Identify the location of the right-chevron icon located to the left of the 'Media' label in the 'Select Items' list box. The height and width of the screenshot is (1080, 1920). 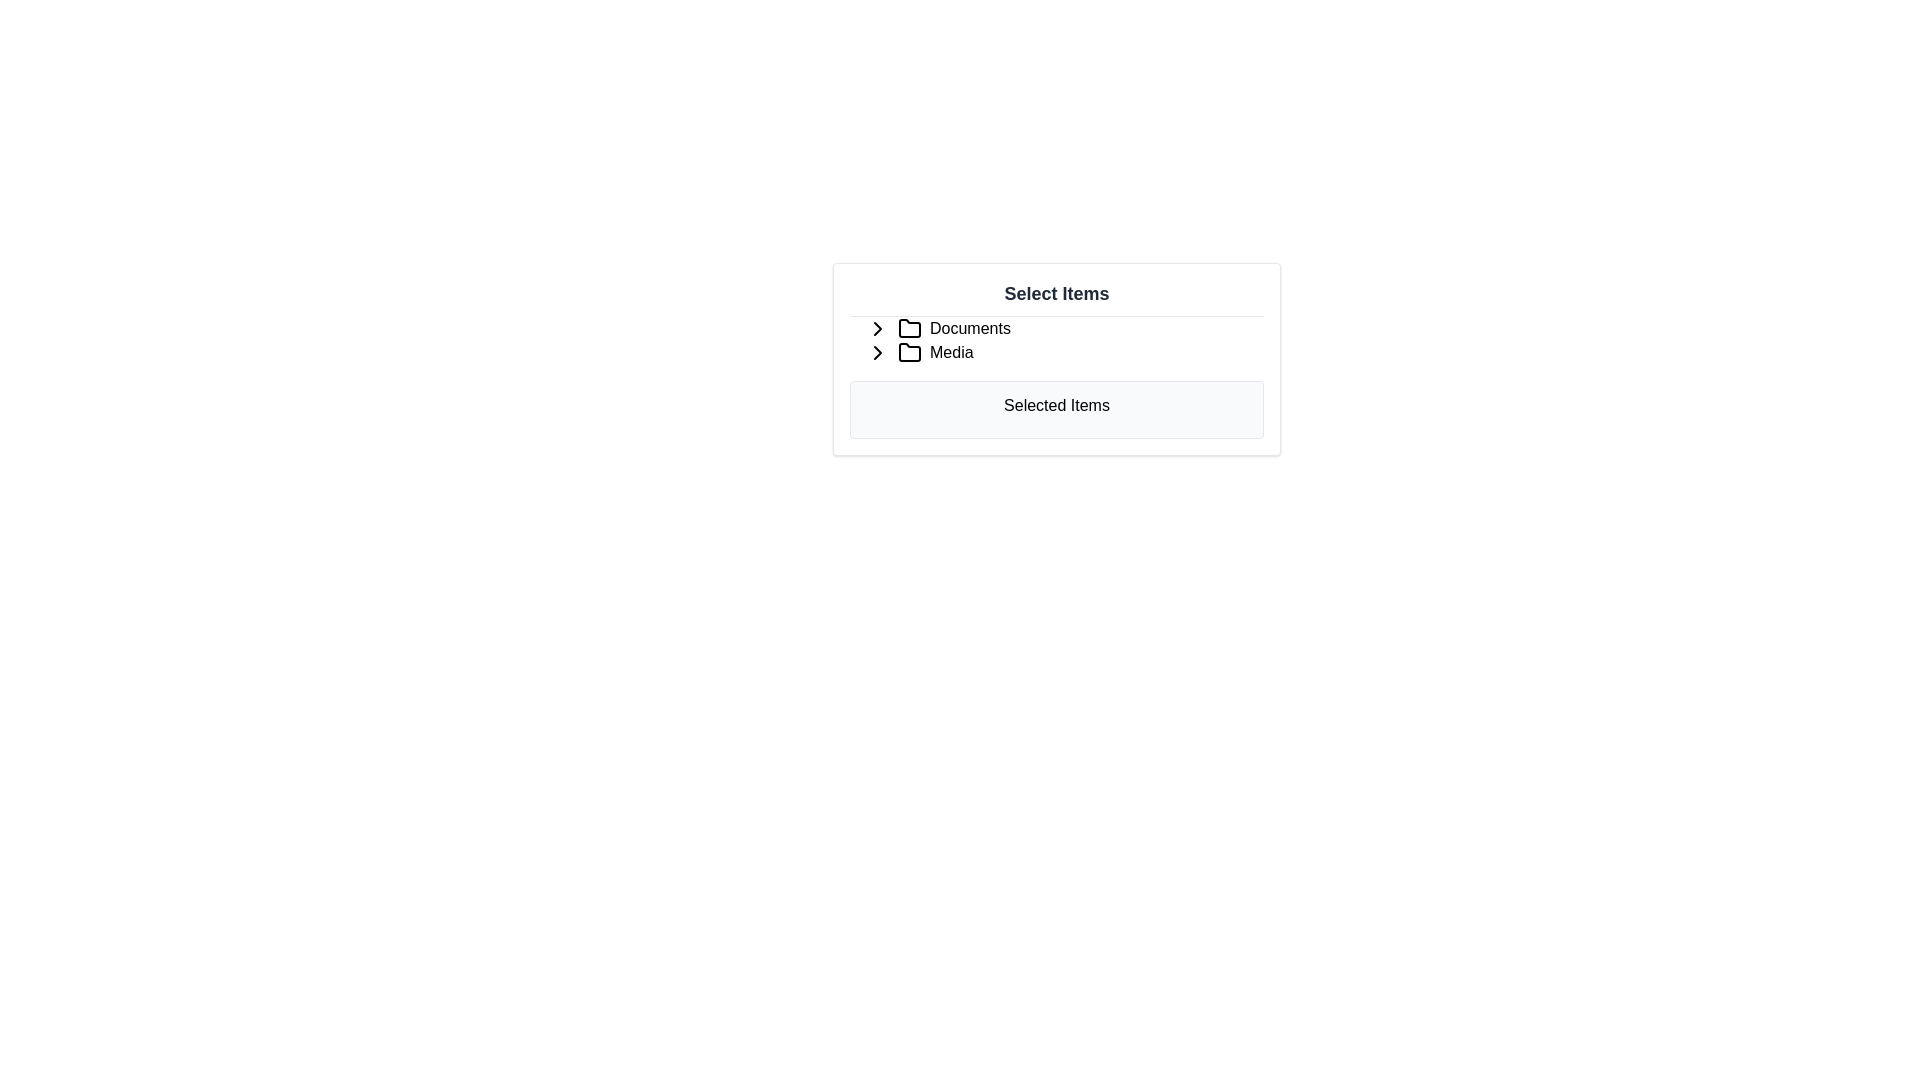
(878, 352).